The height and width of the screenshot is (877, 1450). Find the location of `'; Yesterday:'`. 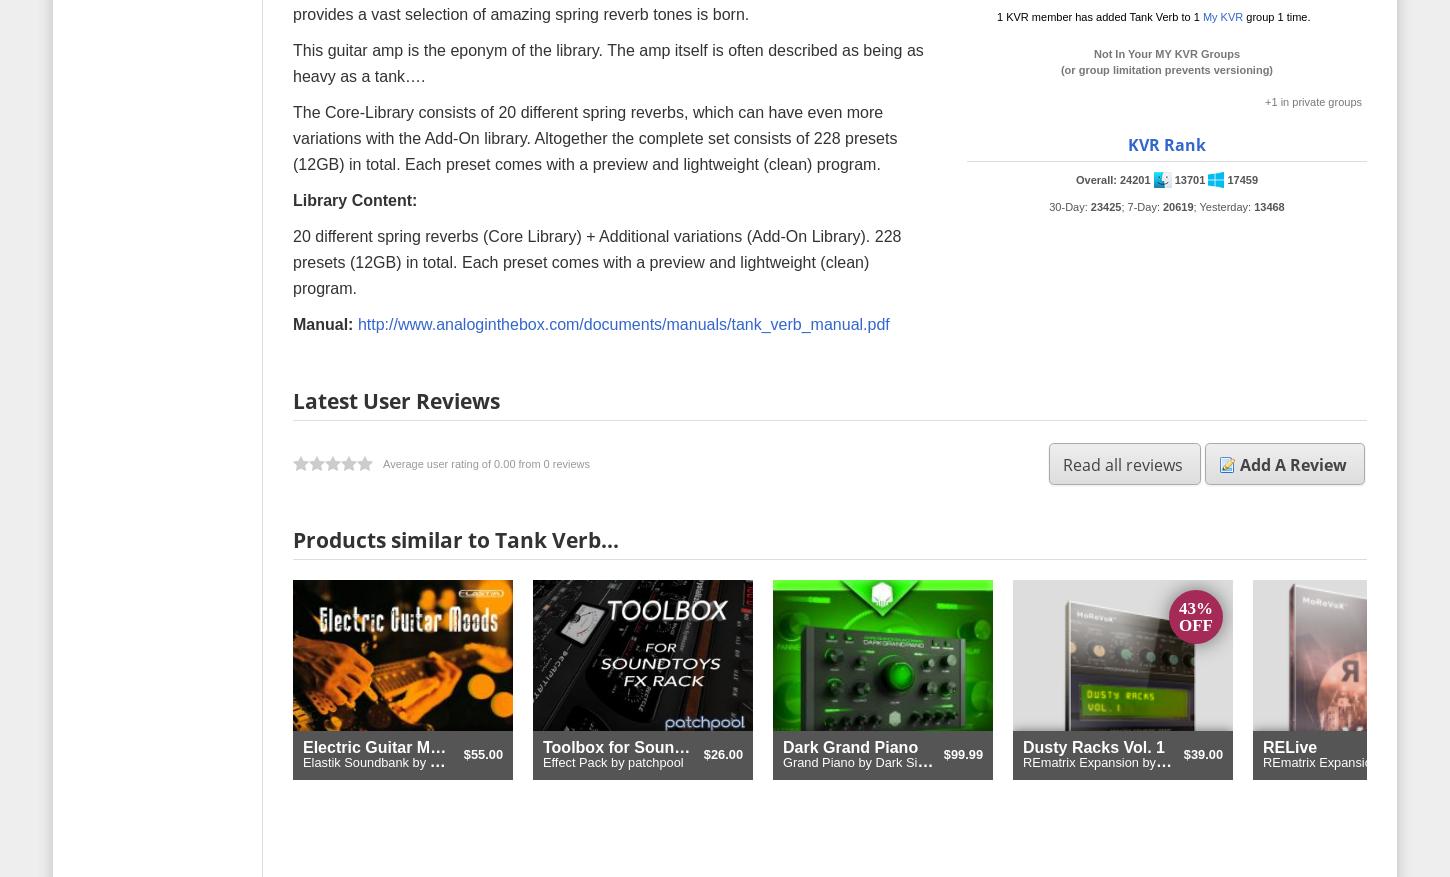

'; Yesterday:' is located at coordinates (1192, 205).